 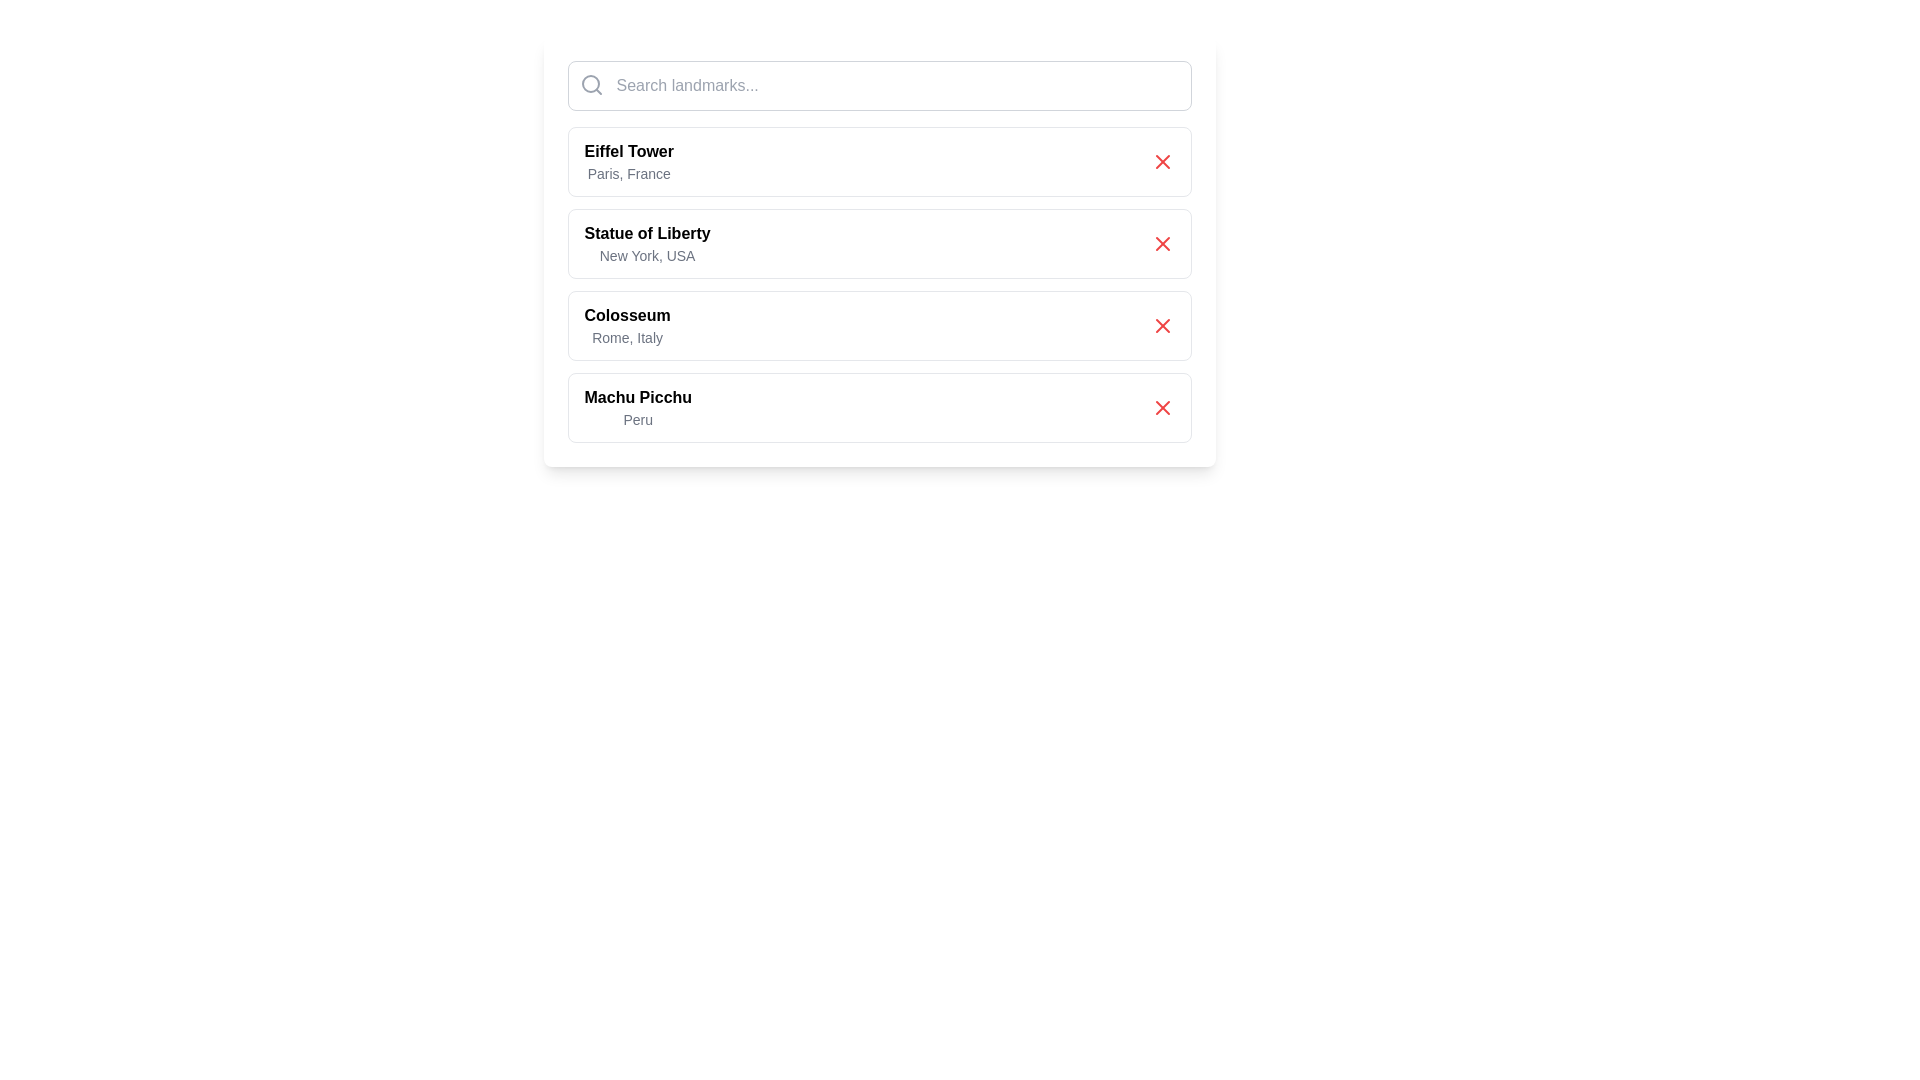 I want to click on the delete button located at the far right end of the 'Colosseum, Rome, Italy' entry in the list, so click(x=1162, y=325).